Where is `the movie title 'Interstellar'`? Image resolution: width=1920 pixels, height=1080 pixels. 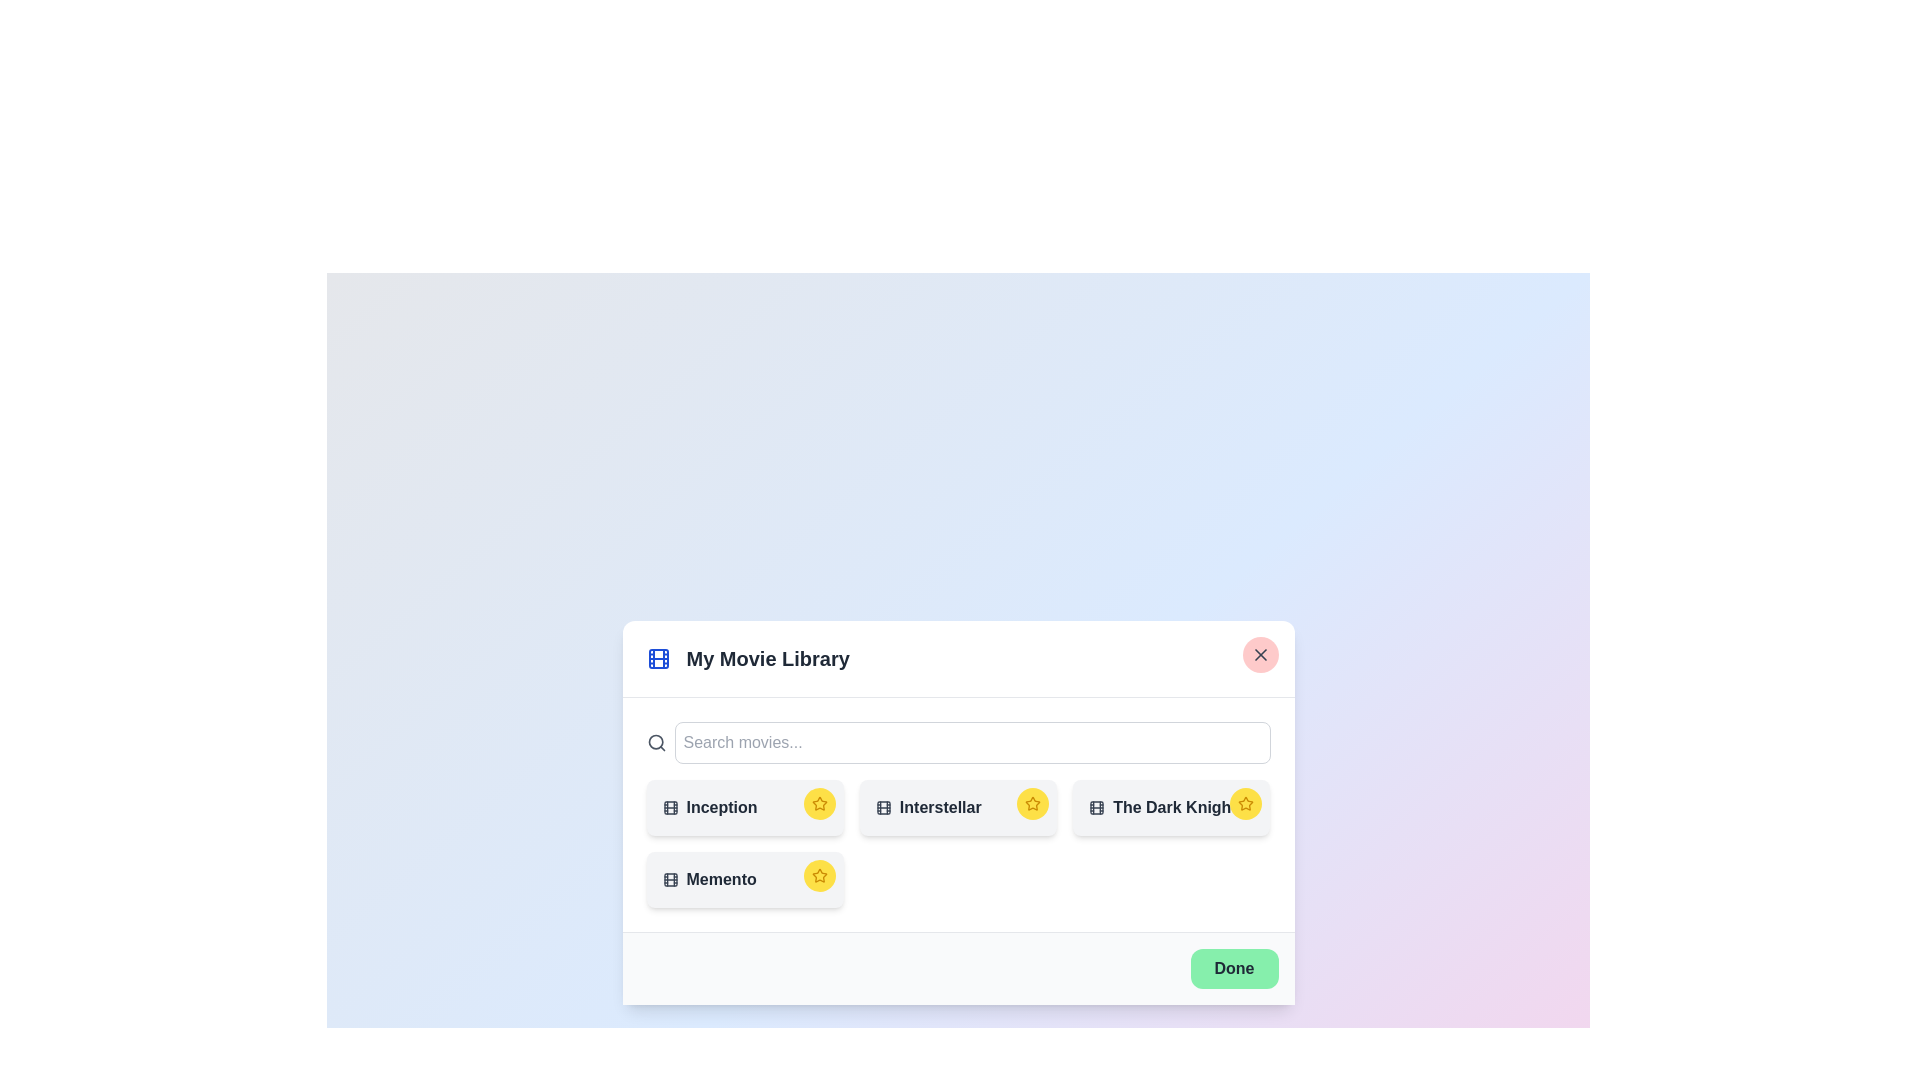 the movie title 'Interstellar' is located at coordinates (957, 806).